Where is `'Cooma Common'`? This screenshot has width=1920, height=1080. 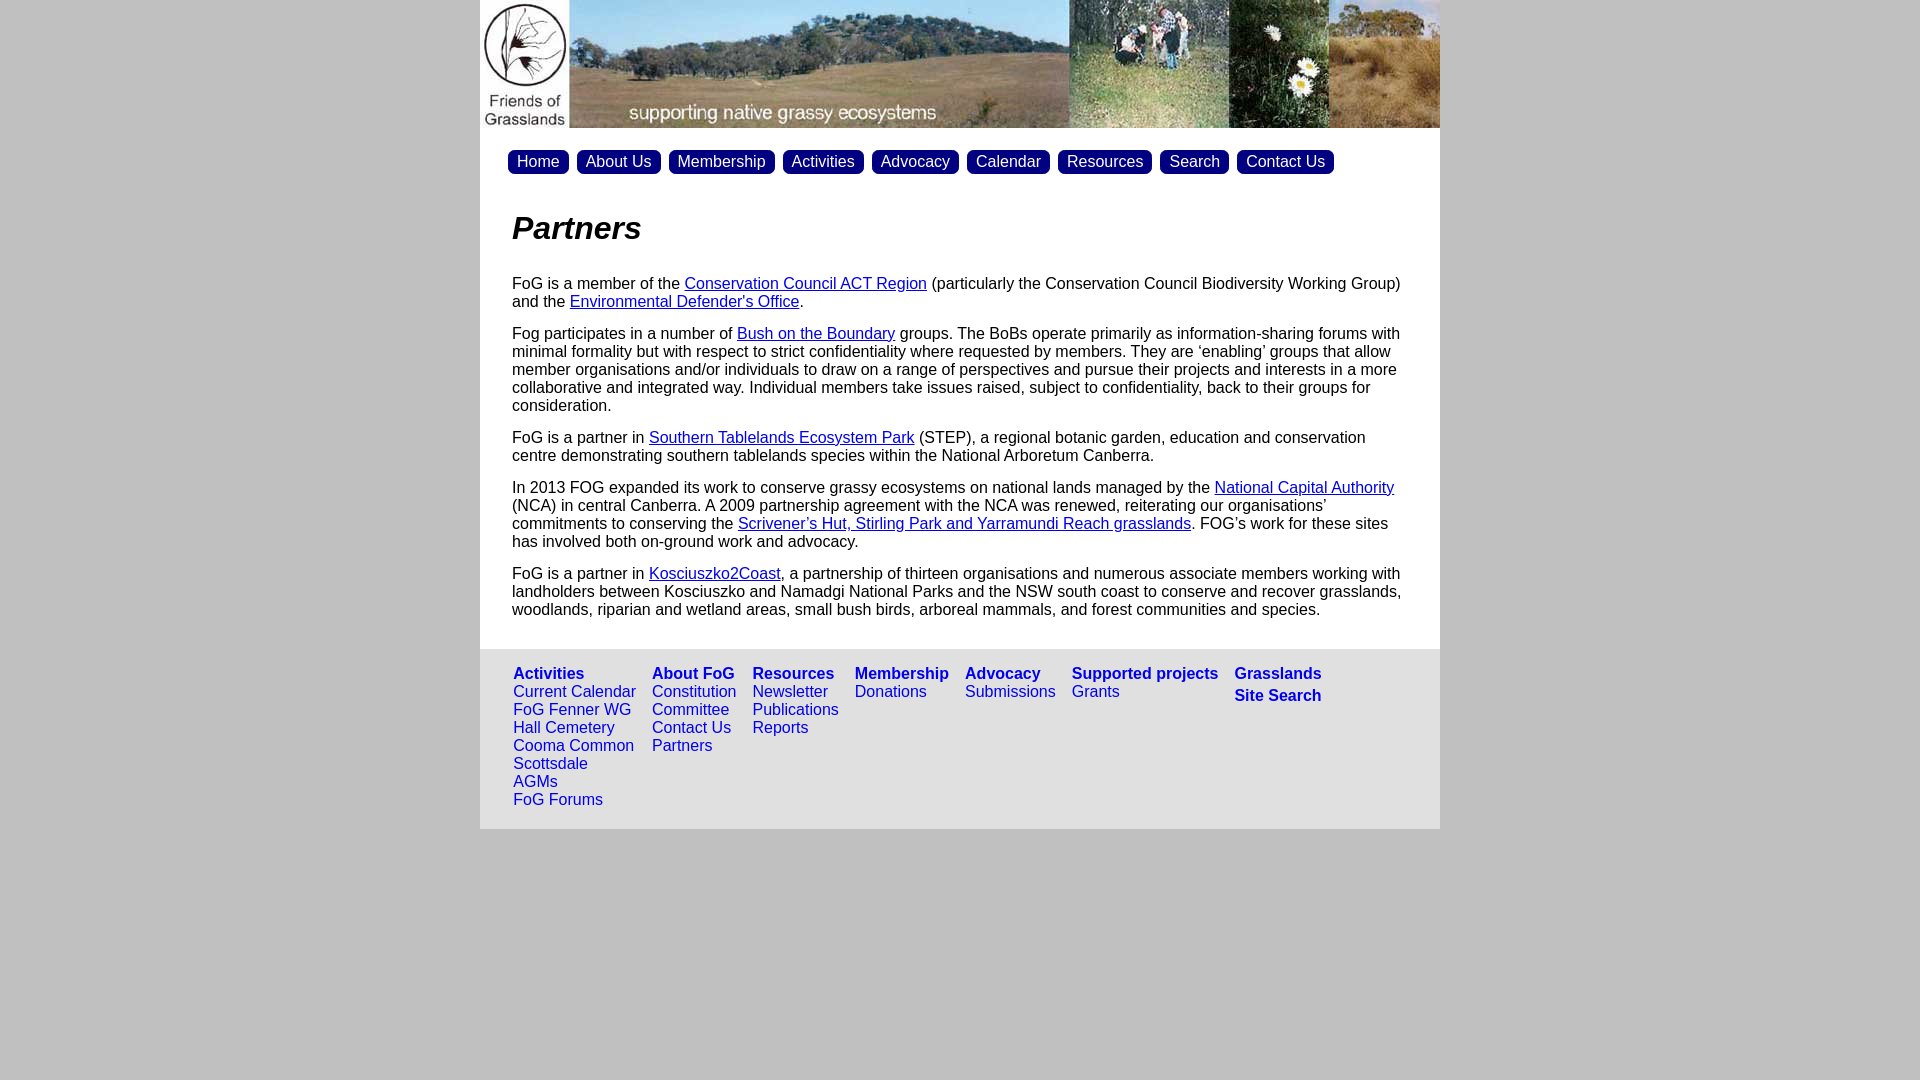 'Cooma Common' is located at coordinates (572, 745).